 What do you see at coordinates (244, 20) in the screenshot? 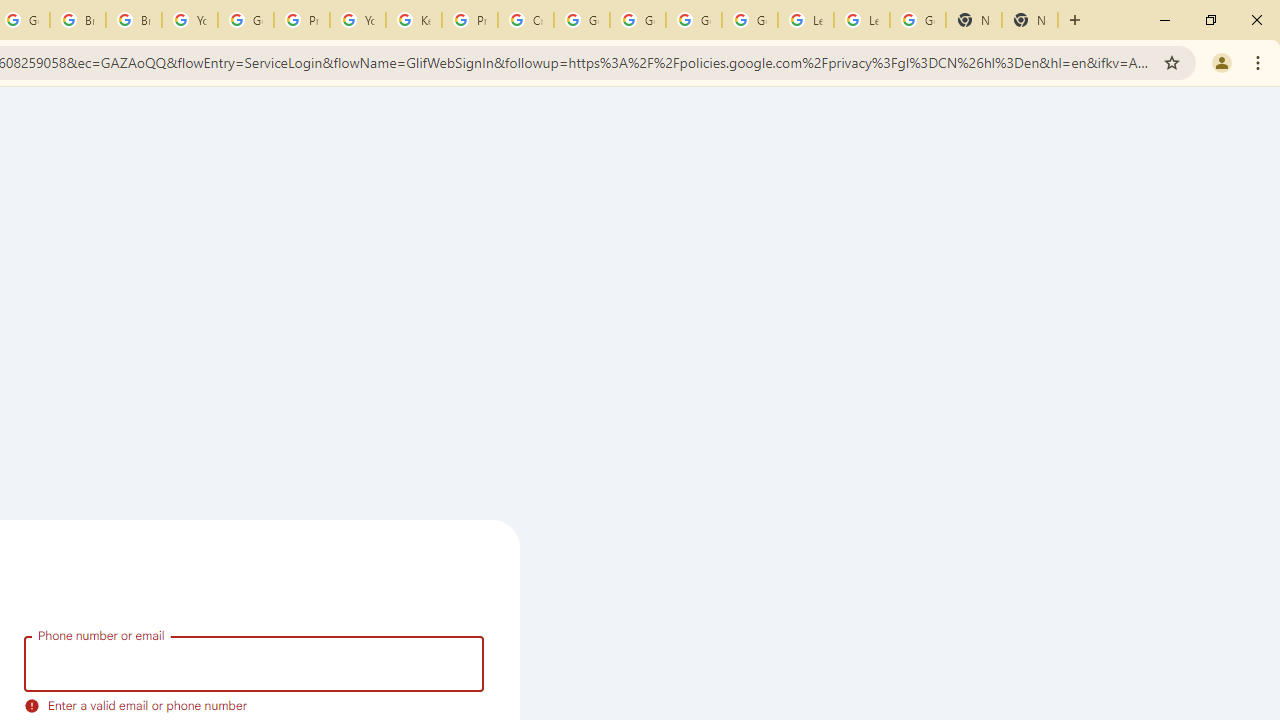
I see `'Google Account Help'` at bounding box center [244, 20].